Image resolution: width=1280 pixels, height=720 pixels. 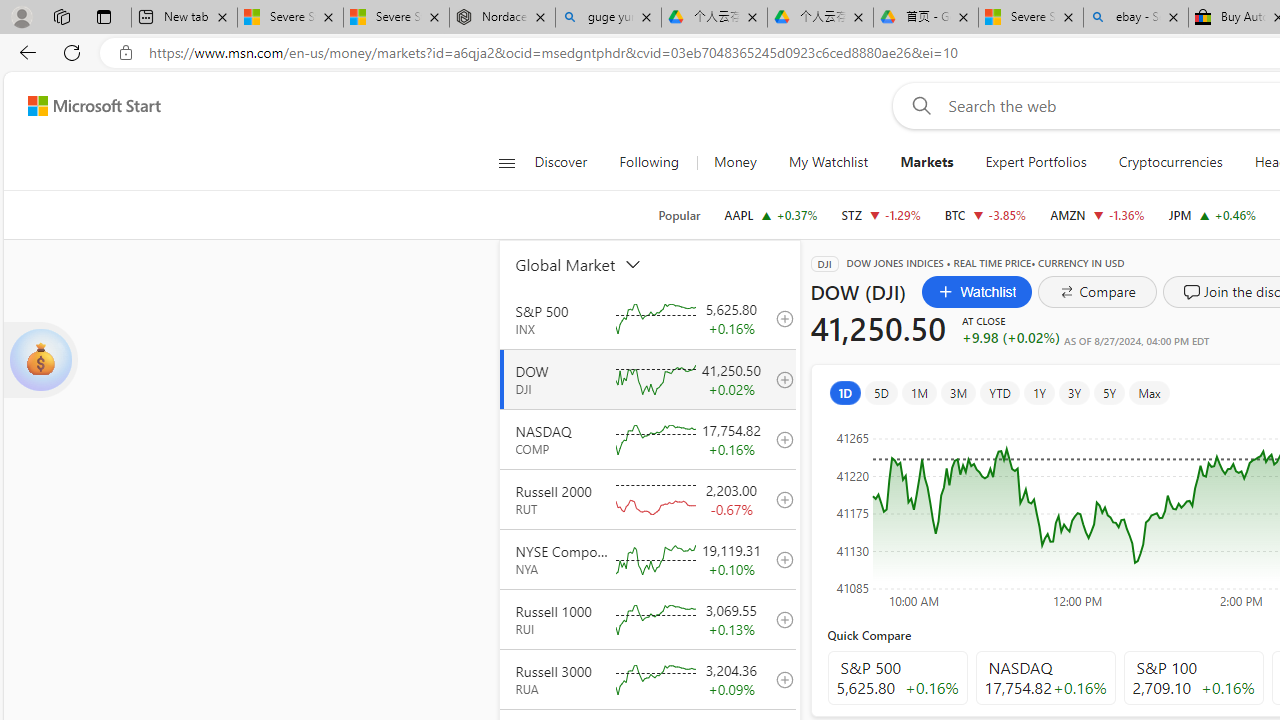 What do you see at coordinates (845, 392) in the screenshot?
I see `'1D'` at bounding box center [845, 392].